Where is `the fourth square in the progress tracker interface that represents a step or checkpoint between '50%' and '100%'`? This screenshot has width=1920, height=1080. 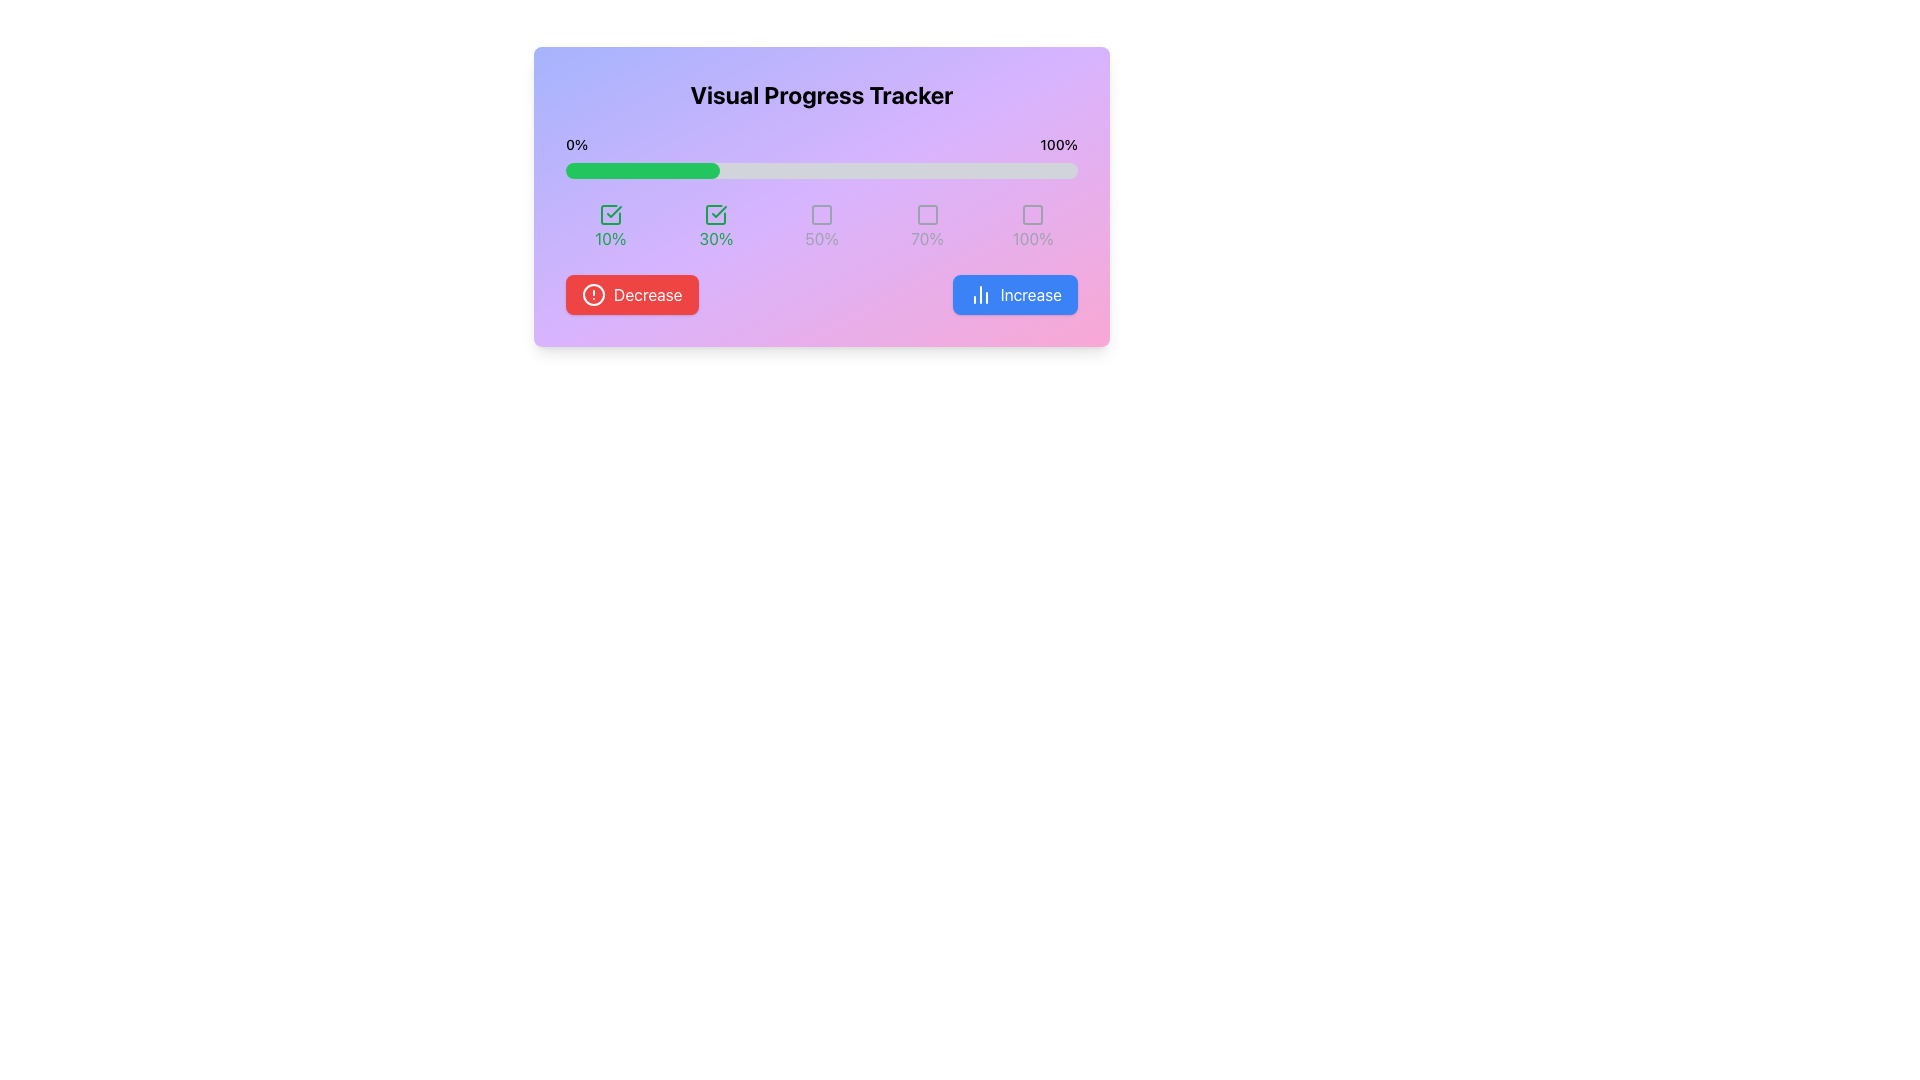
the fourth square in the progress tracker interface that represents a step or checkpoint between '50%' and '100%' is located at coordinates (926, 215).